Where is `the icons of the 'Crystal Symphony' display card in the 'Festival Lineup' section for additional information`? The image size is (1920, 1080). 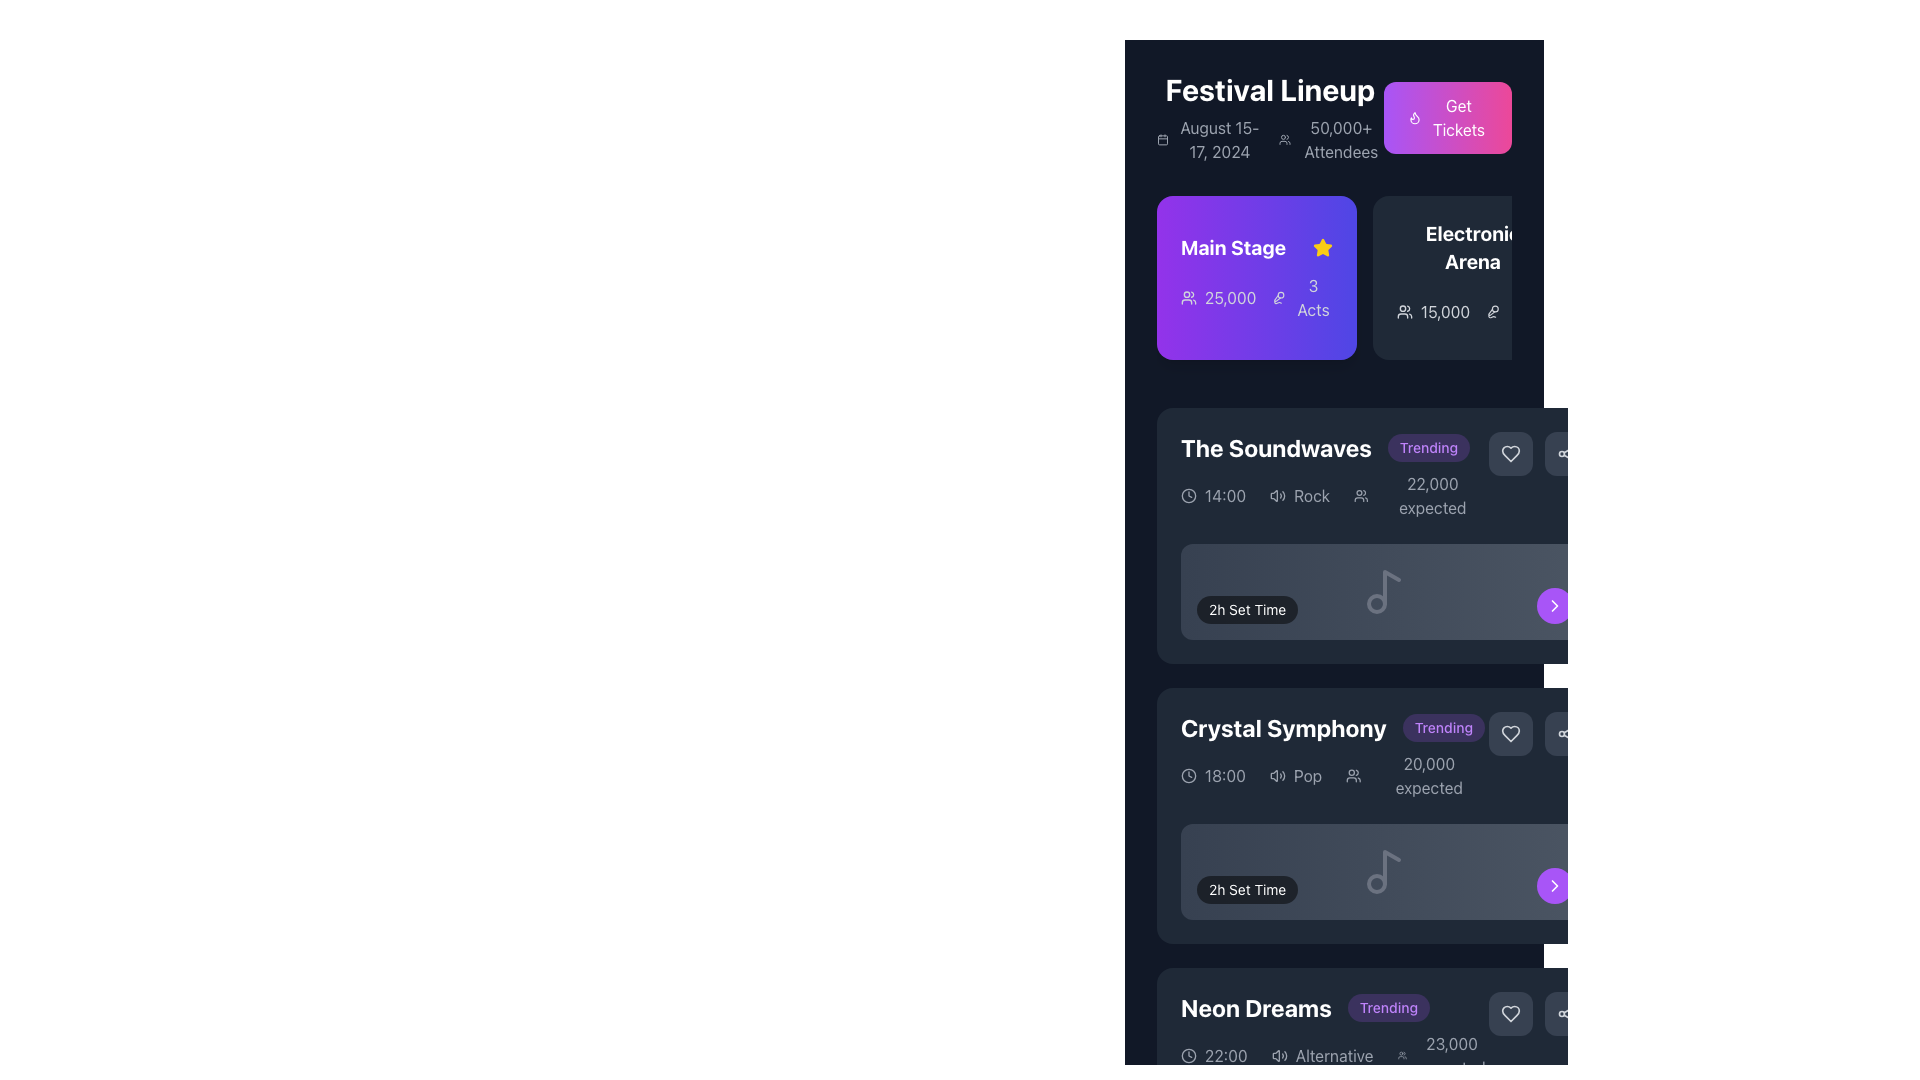
the icons of the 'Crystal Symphony' display card in the 'Festival Lineup' section for additional information is located at coordinates (1334, 756).